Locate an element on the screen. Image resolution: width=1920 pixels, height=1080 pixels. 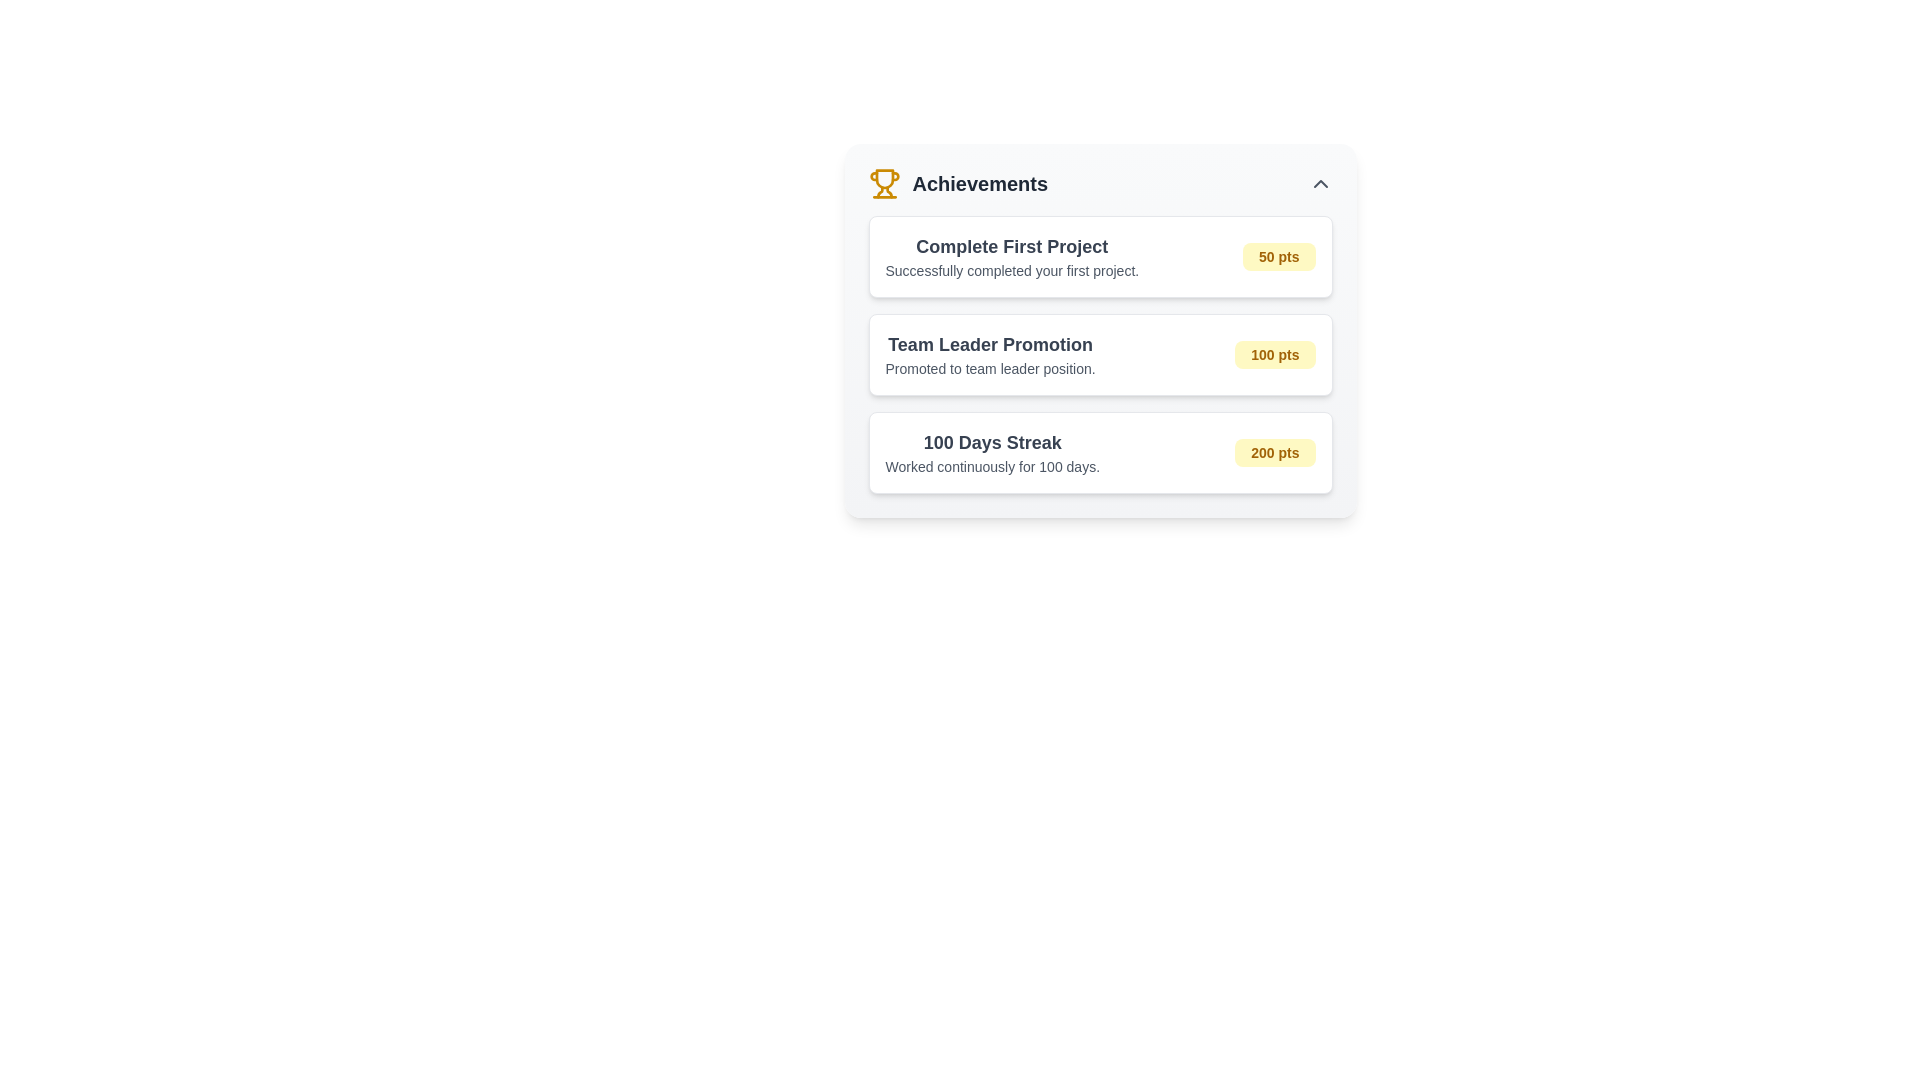
the header text of the second achievement card in the 'Achievements' panel, which indicates the title of the achievement is located at coordinates (990, 343).